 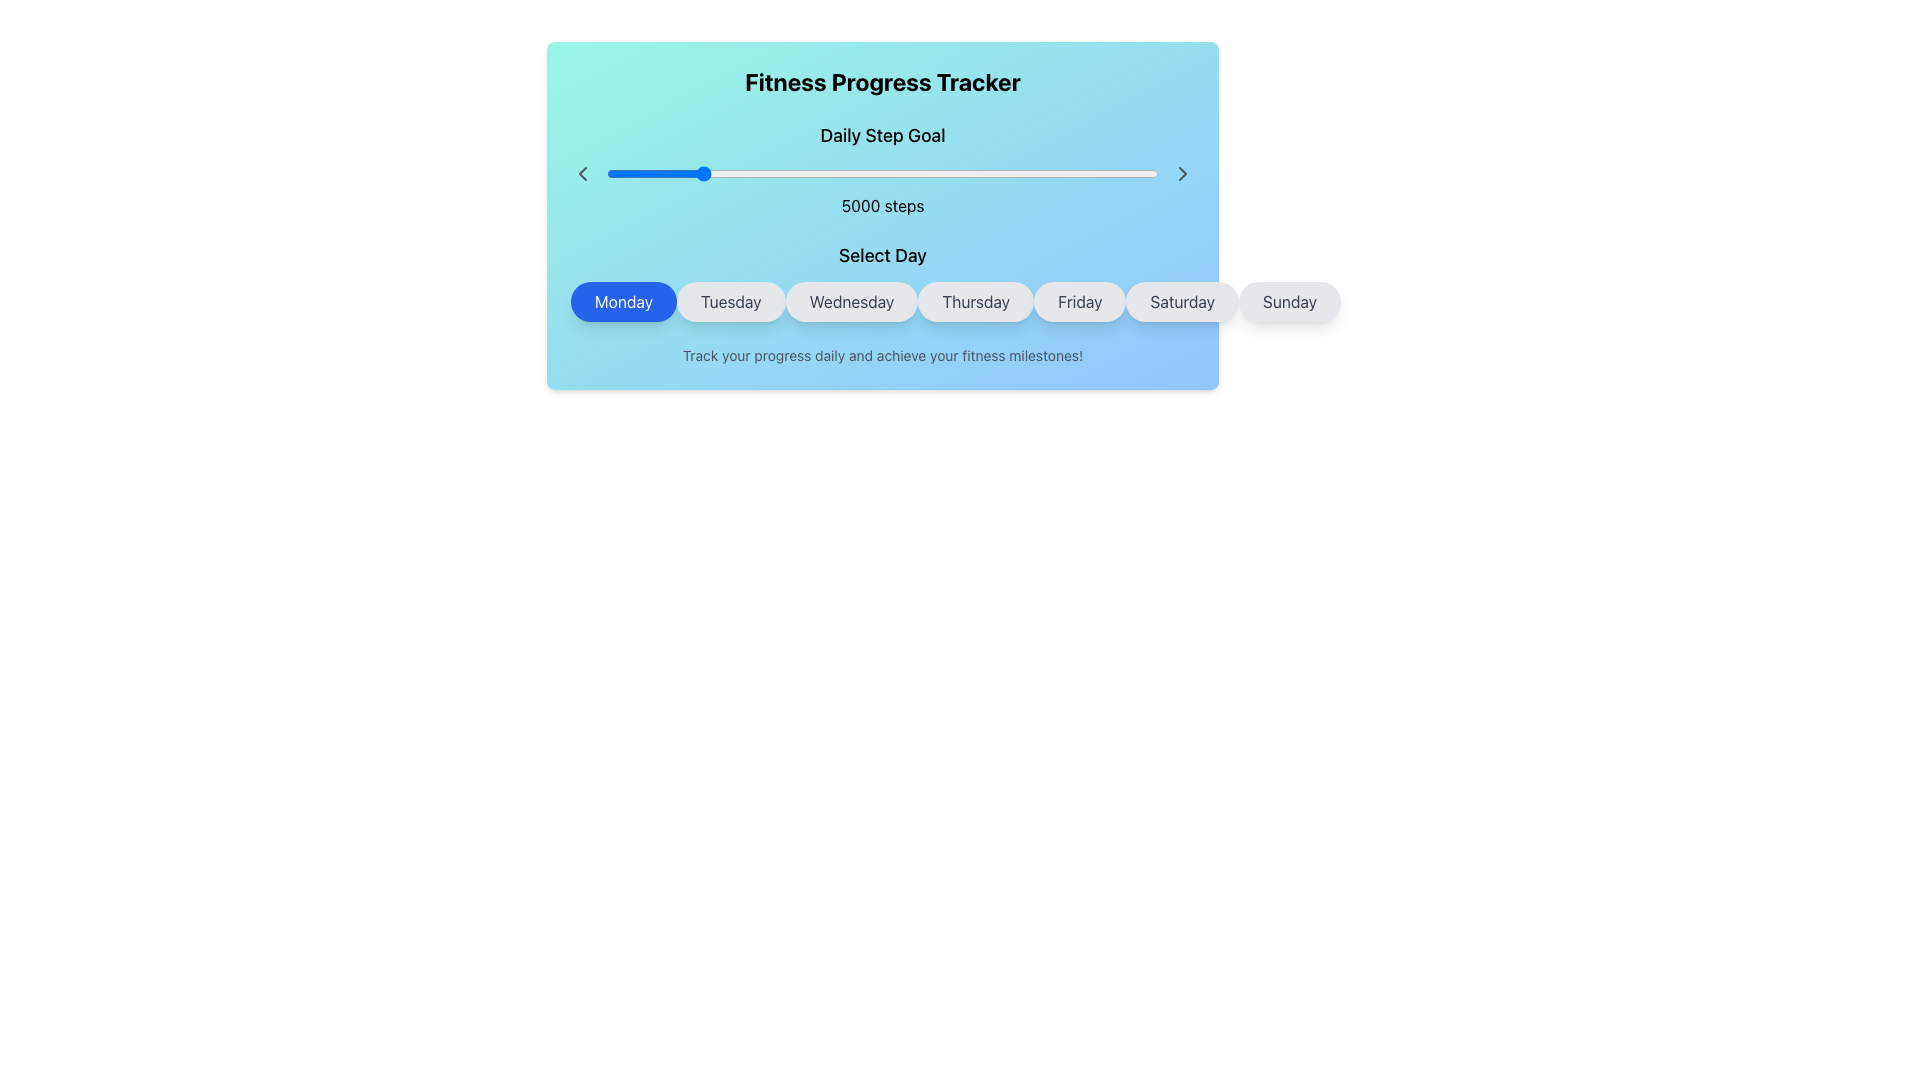 I want to click on the step goal, so click(x=795, y=172).